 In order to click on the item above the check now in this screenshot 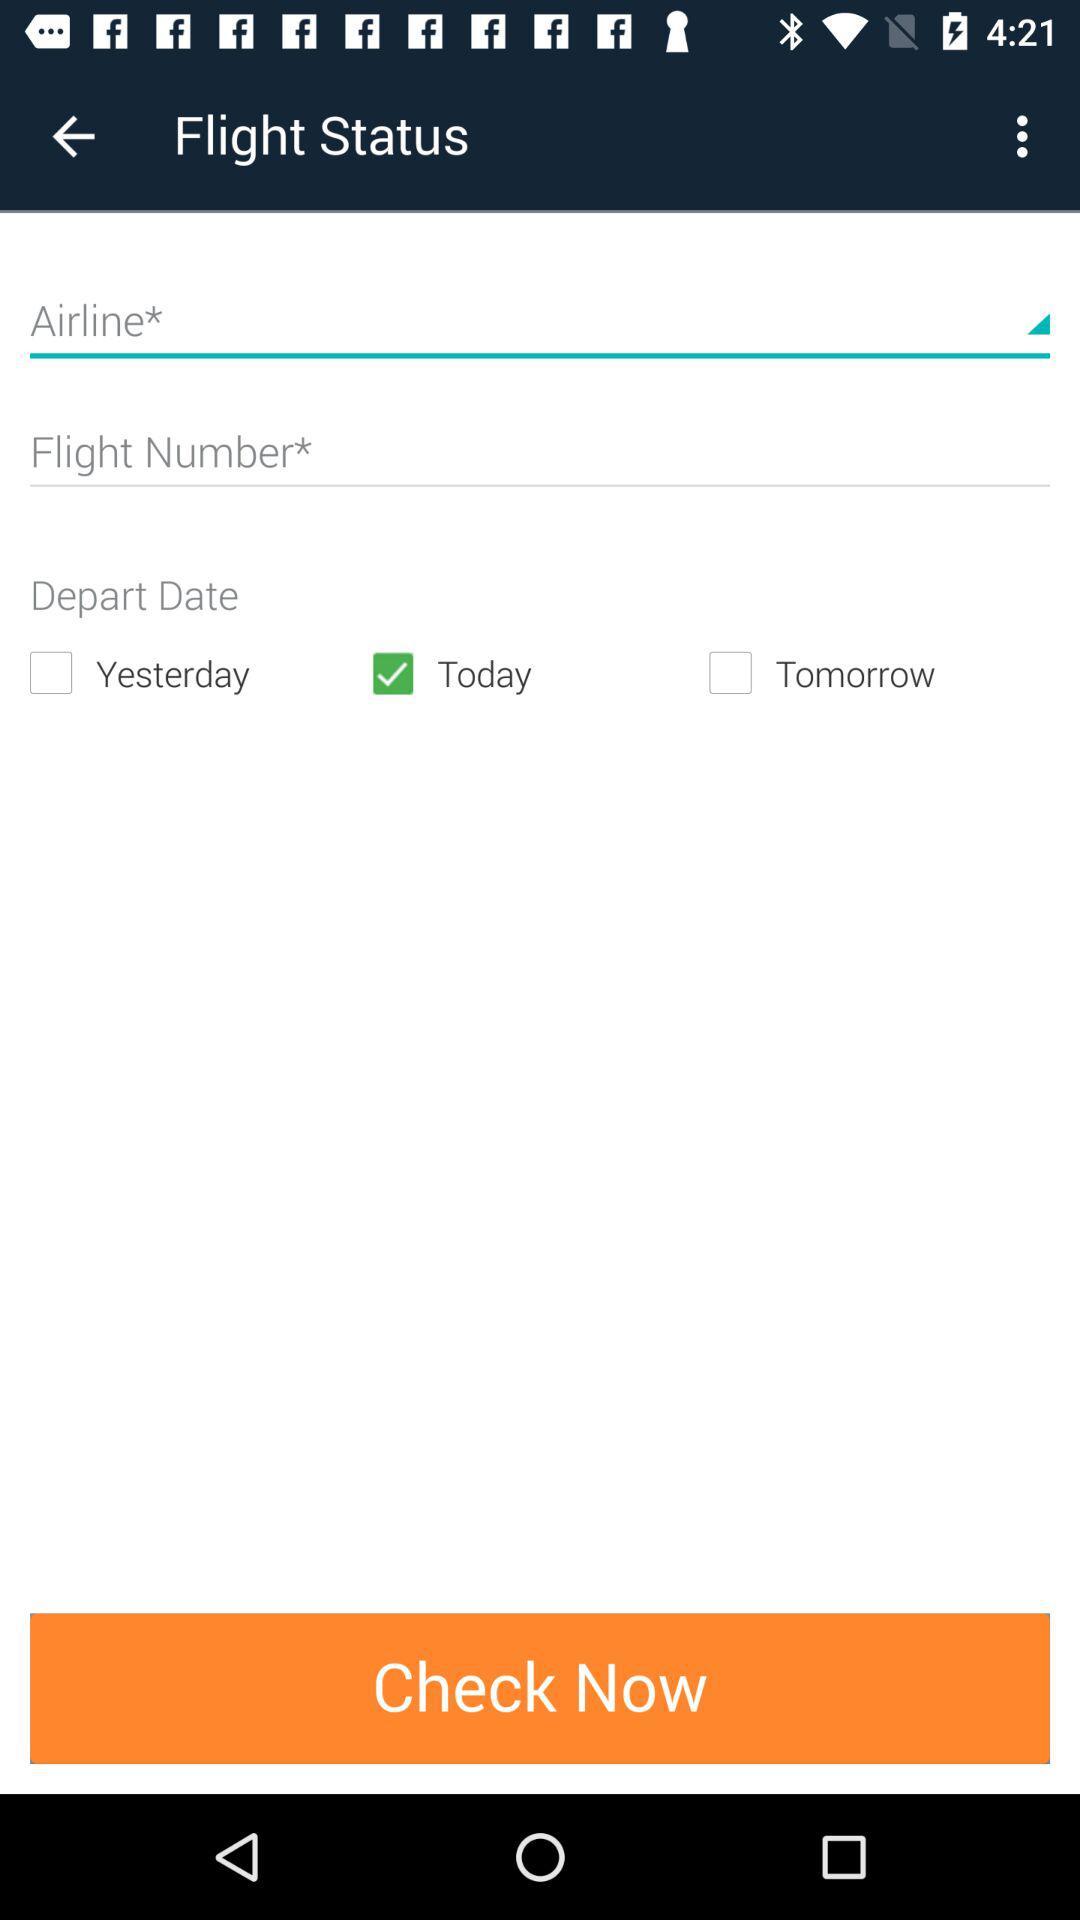, I will do `click(878, 673)`.